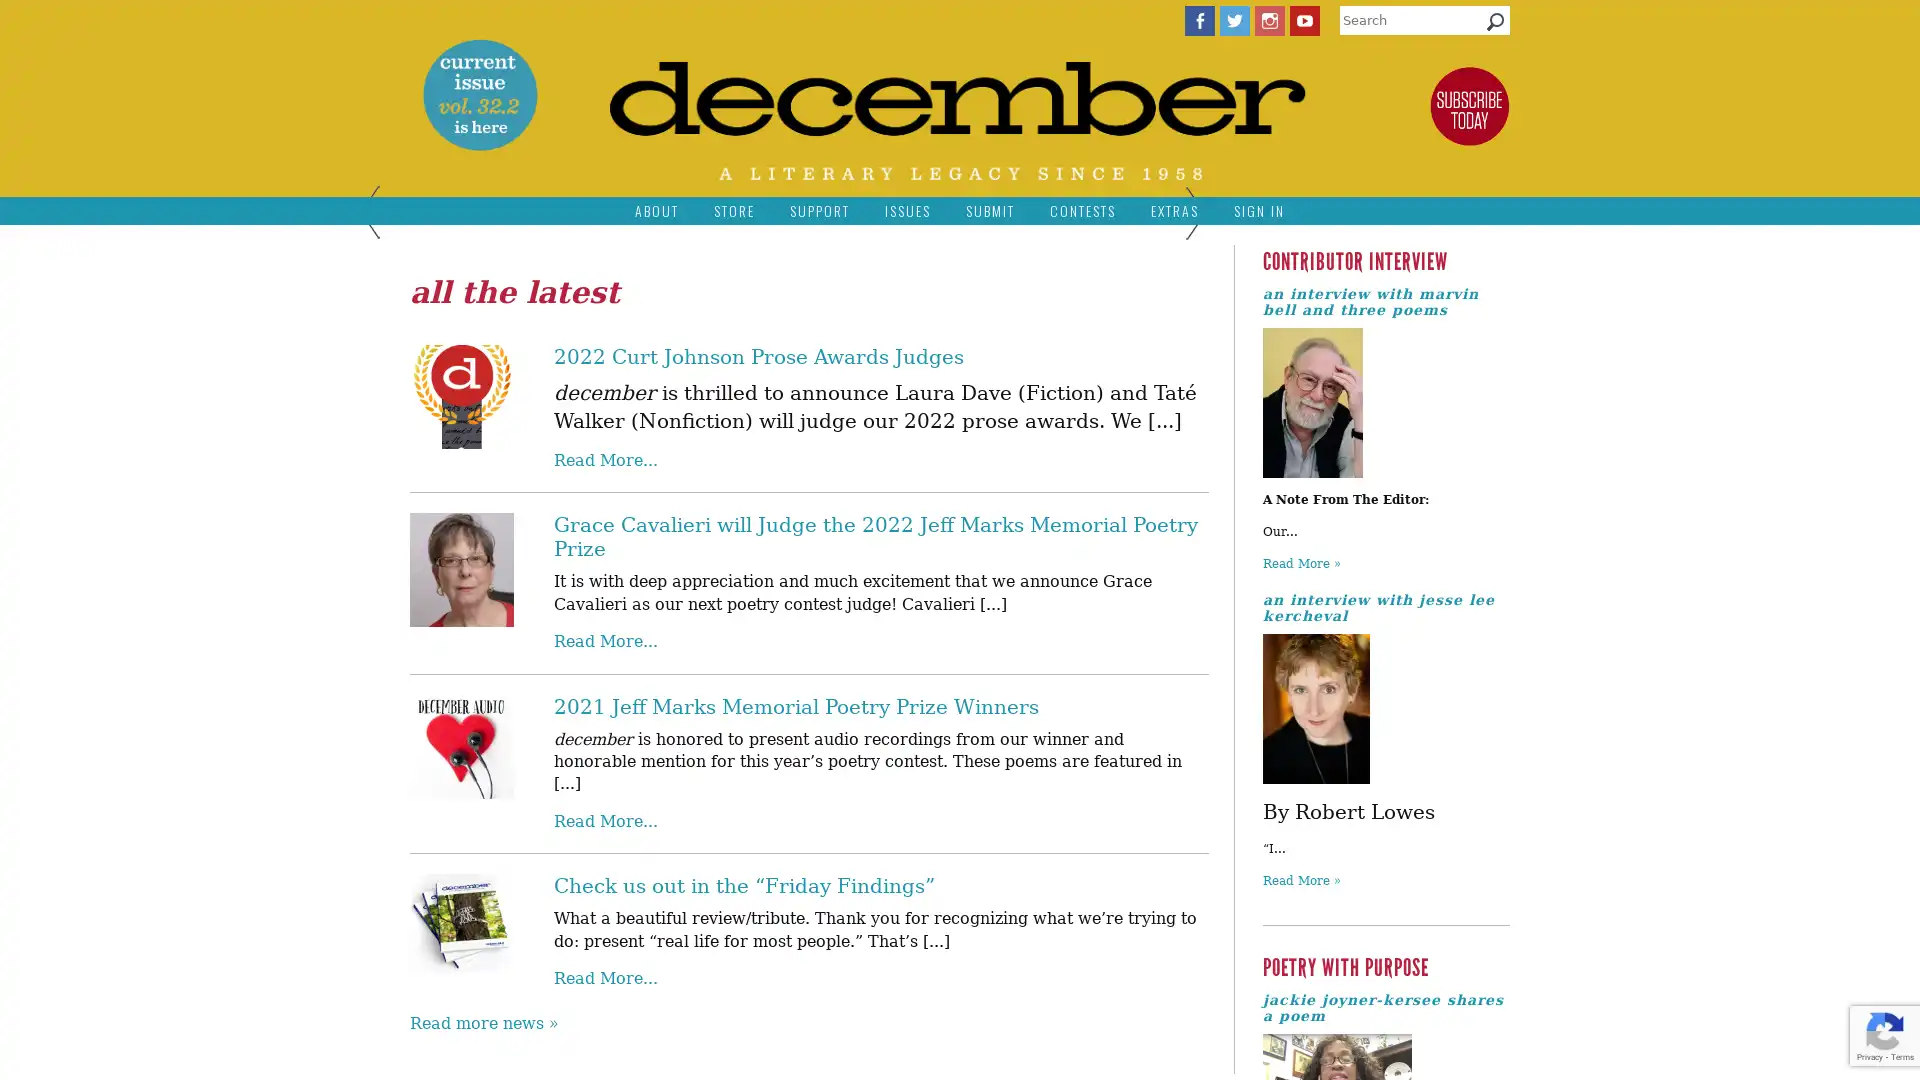 This screenshot has height=1080, width=1920. Describe the element at coordinates (1495, 26) in the screenshot. I see `Search` at that location.